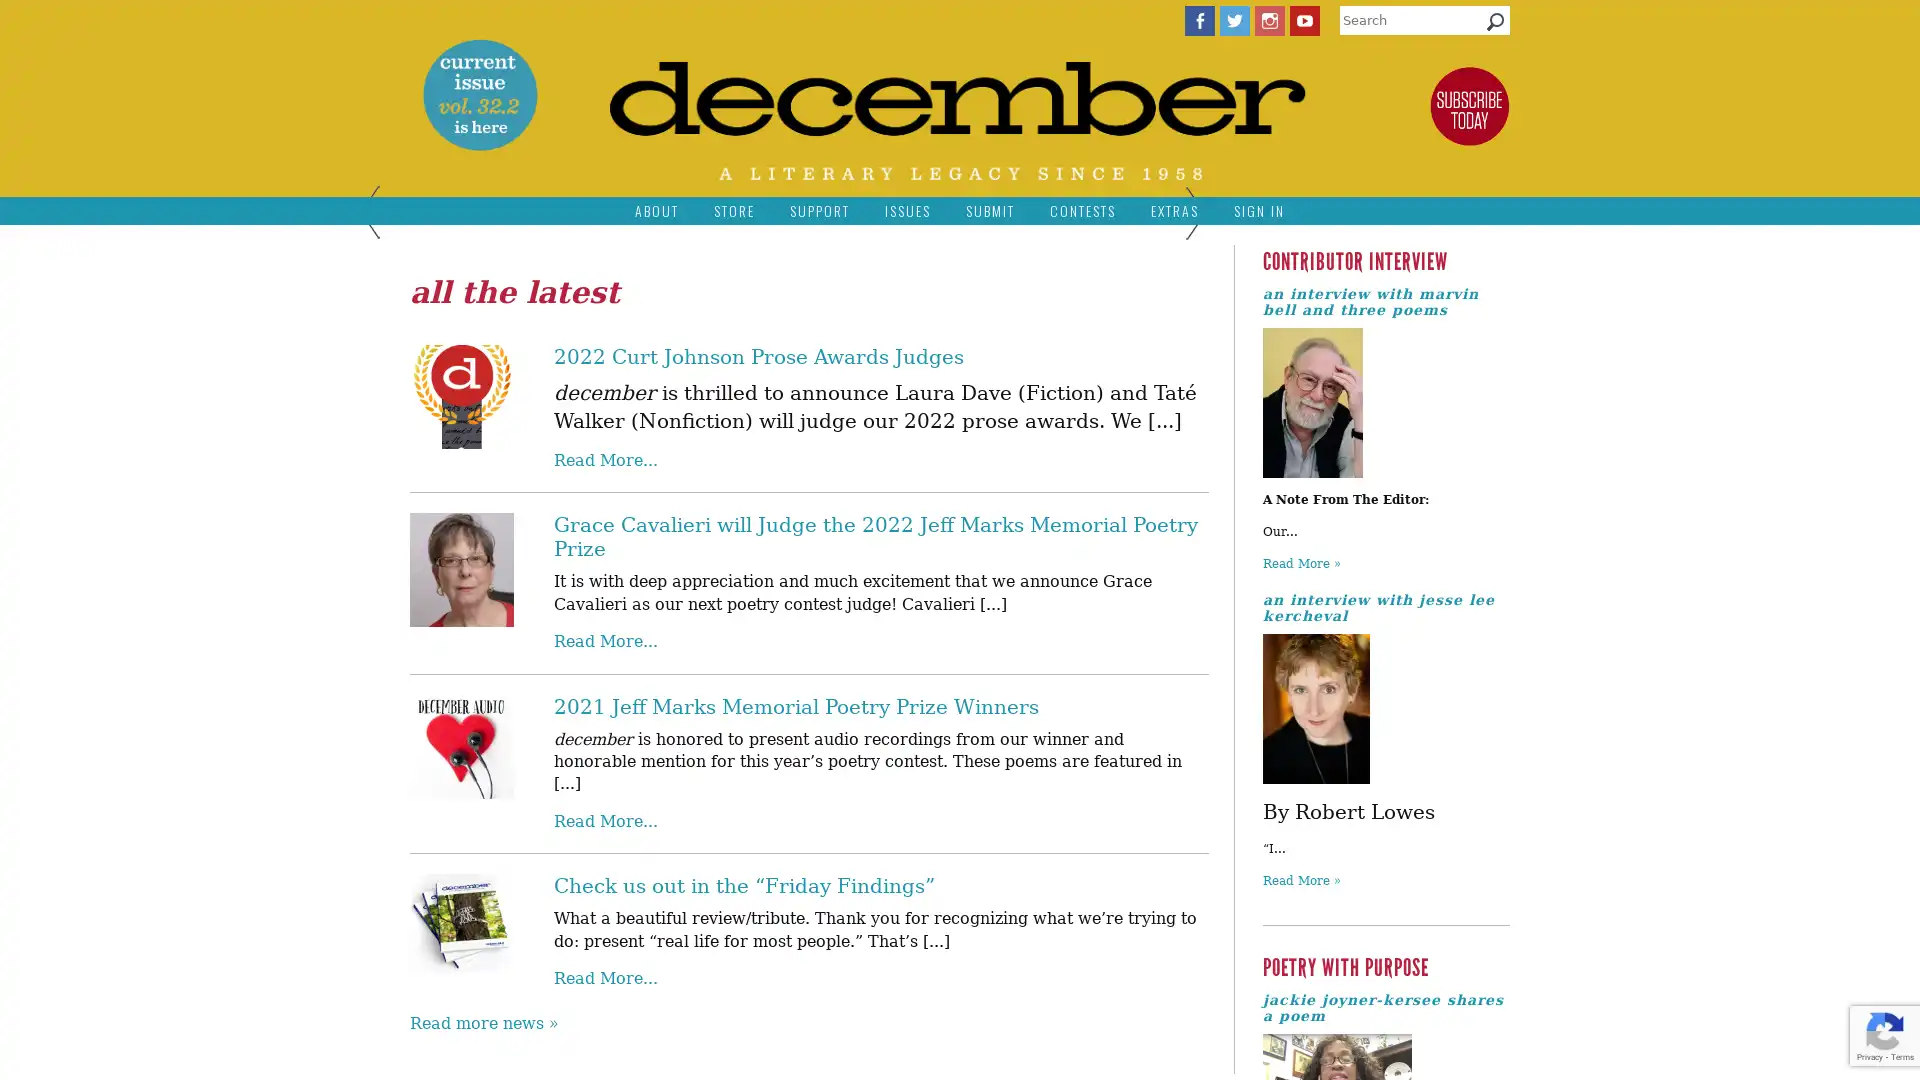 This screenshot has height=1080, width=1920. Describe the element at coordinates (1495, 26) in the screenshot. I see `Search` at that location.